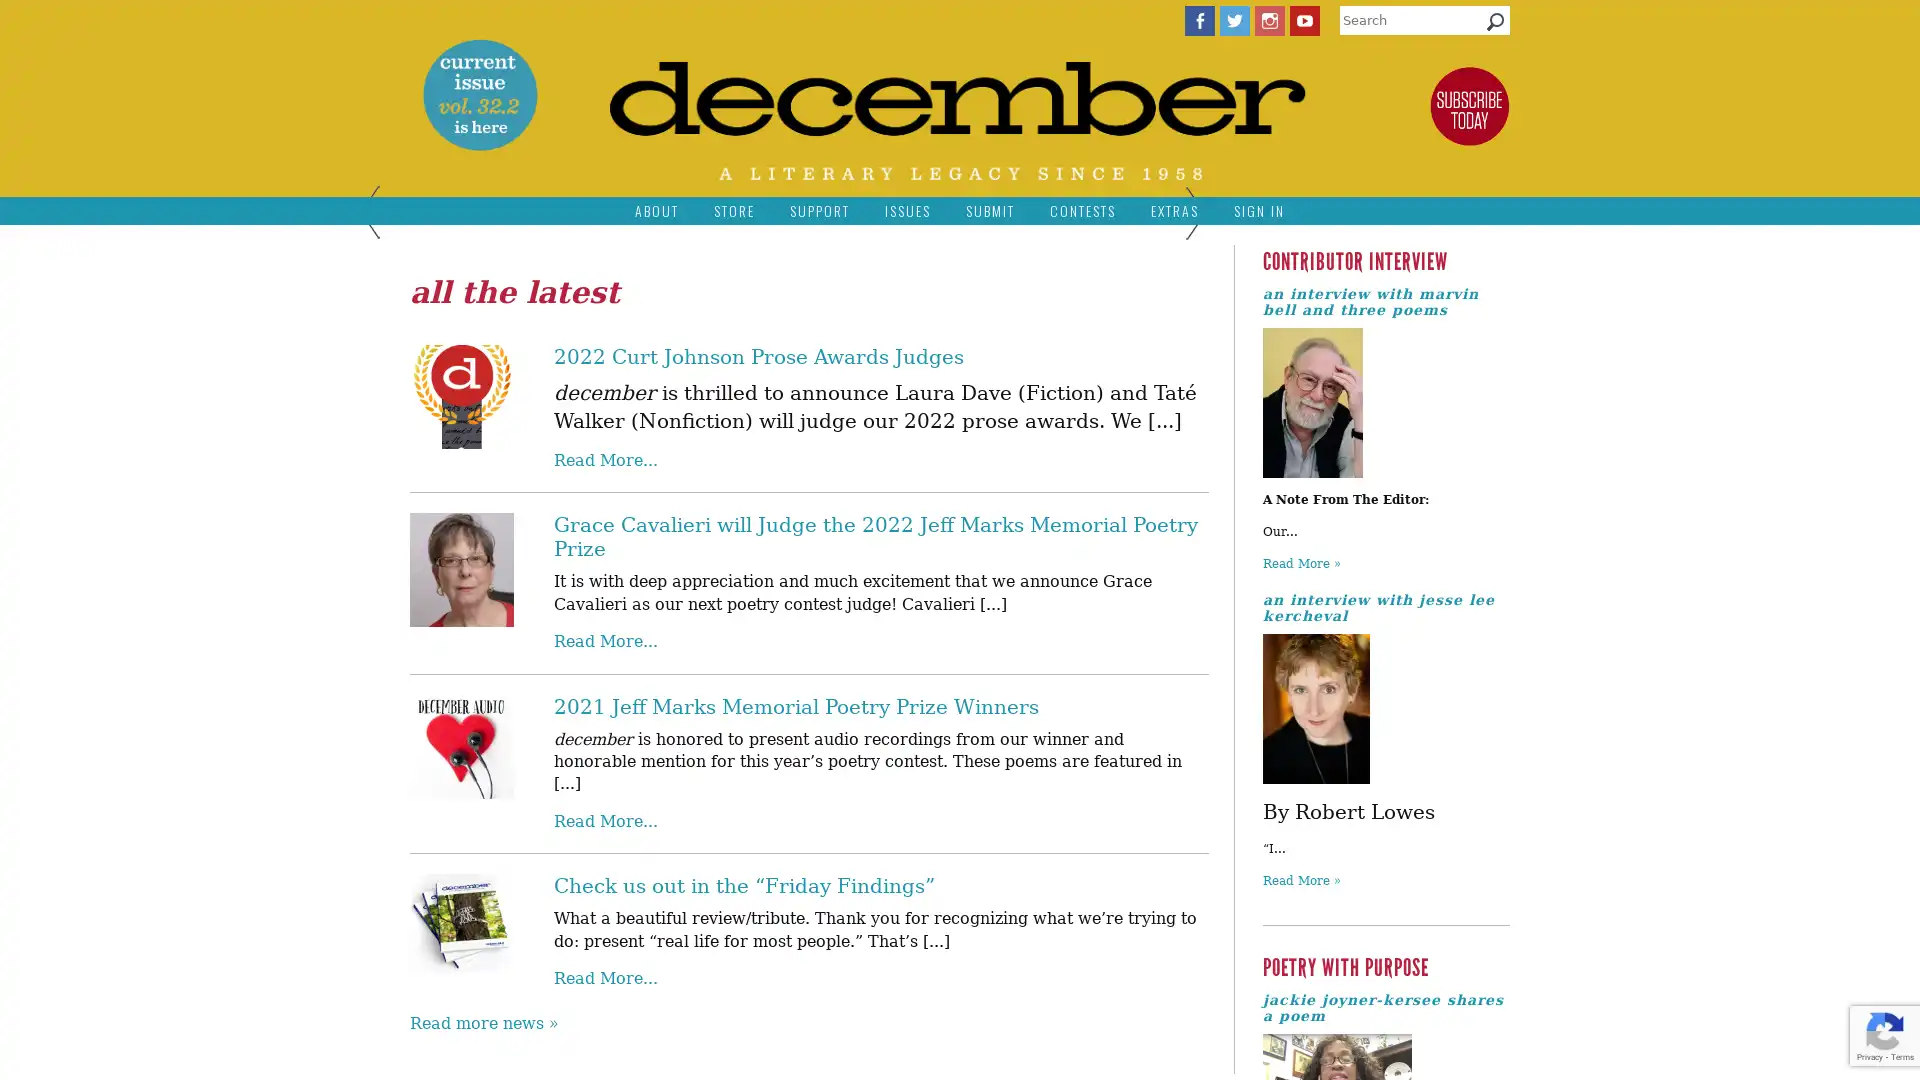 This screenshot has height=1080, width=1920. Describe the element at coordinates (1495, 26) in the screenshot. I see `Search` at that location.